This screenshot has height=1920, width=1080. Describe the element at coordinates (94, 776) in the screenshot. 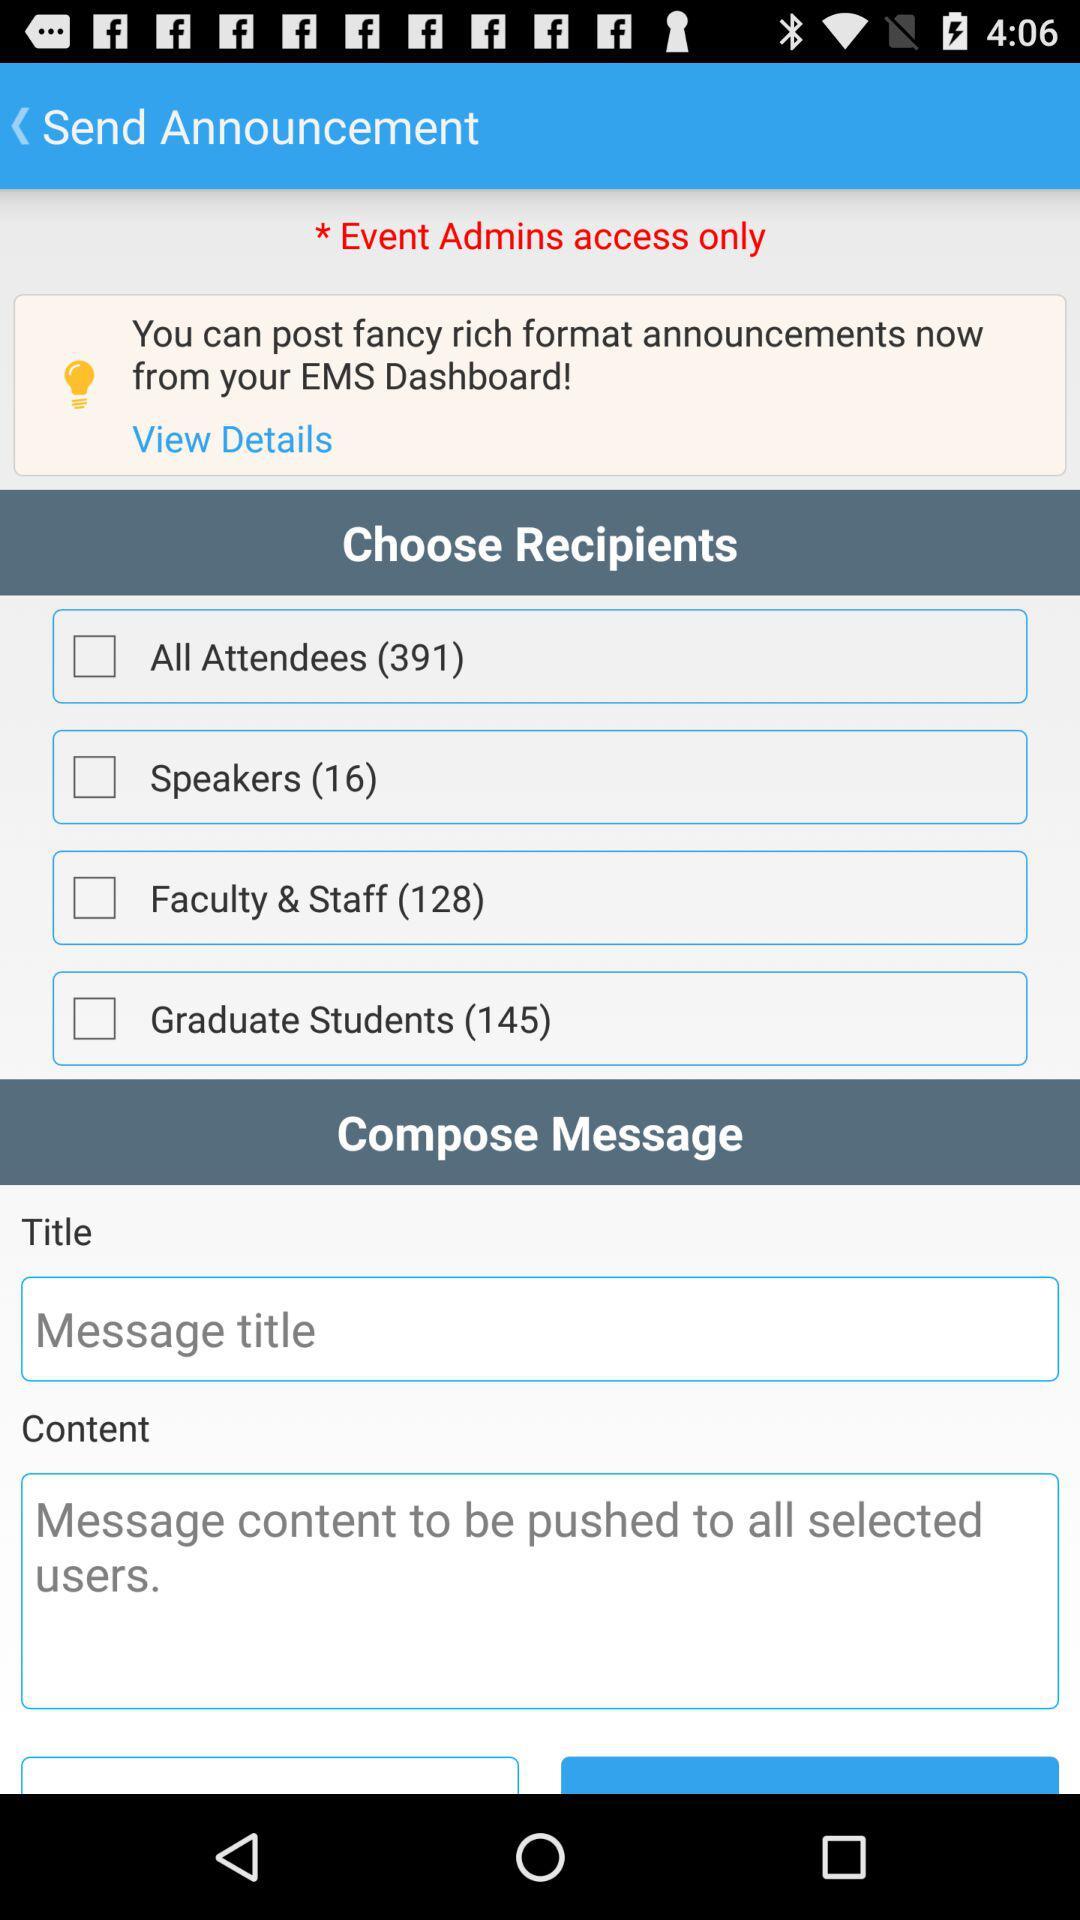

I see `checkbox toggle` at that location.